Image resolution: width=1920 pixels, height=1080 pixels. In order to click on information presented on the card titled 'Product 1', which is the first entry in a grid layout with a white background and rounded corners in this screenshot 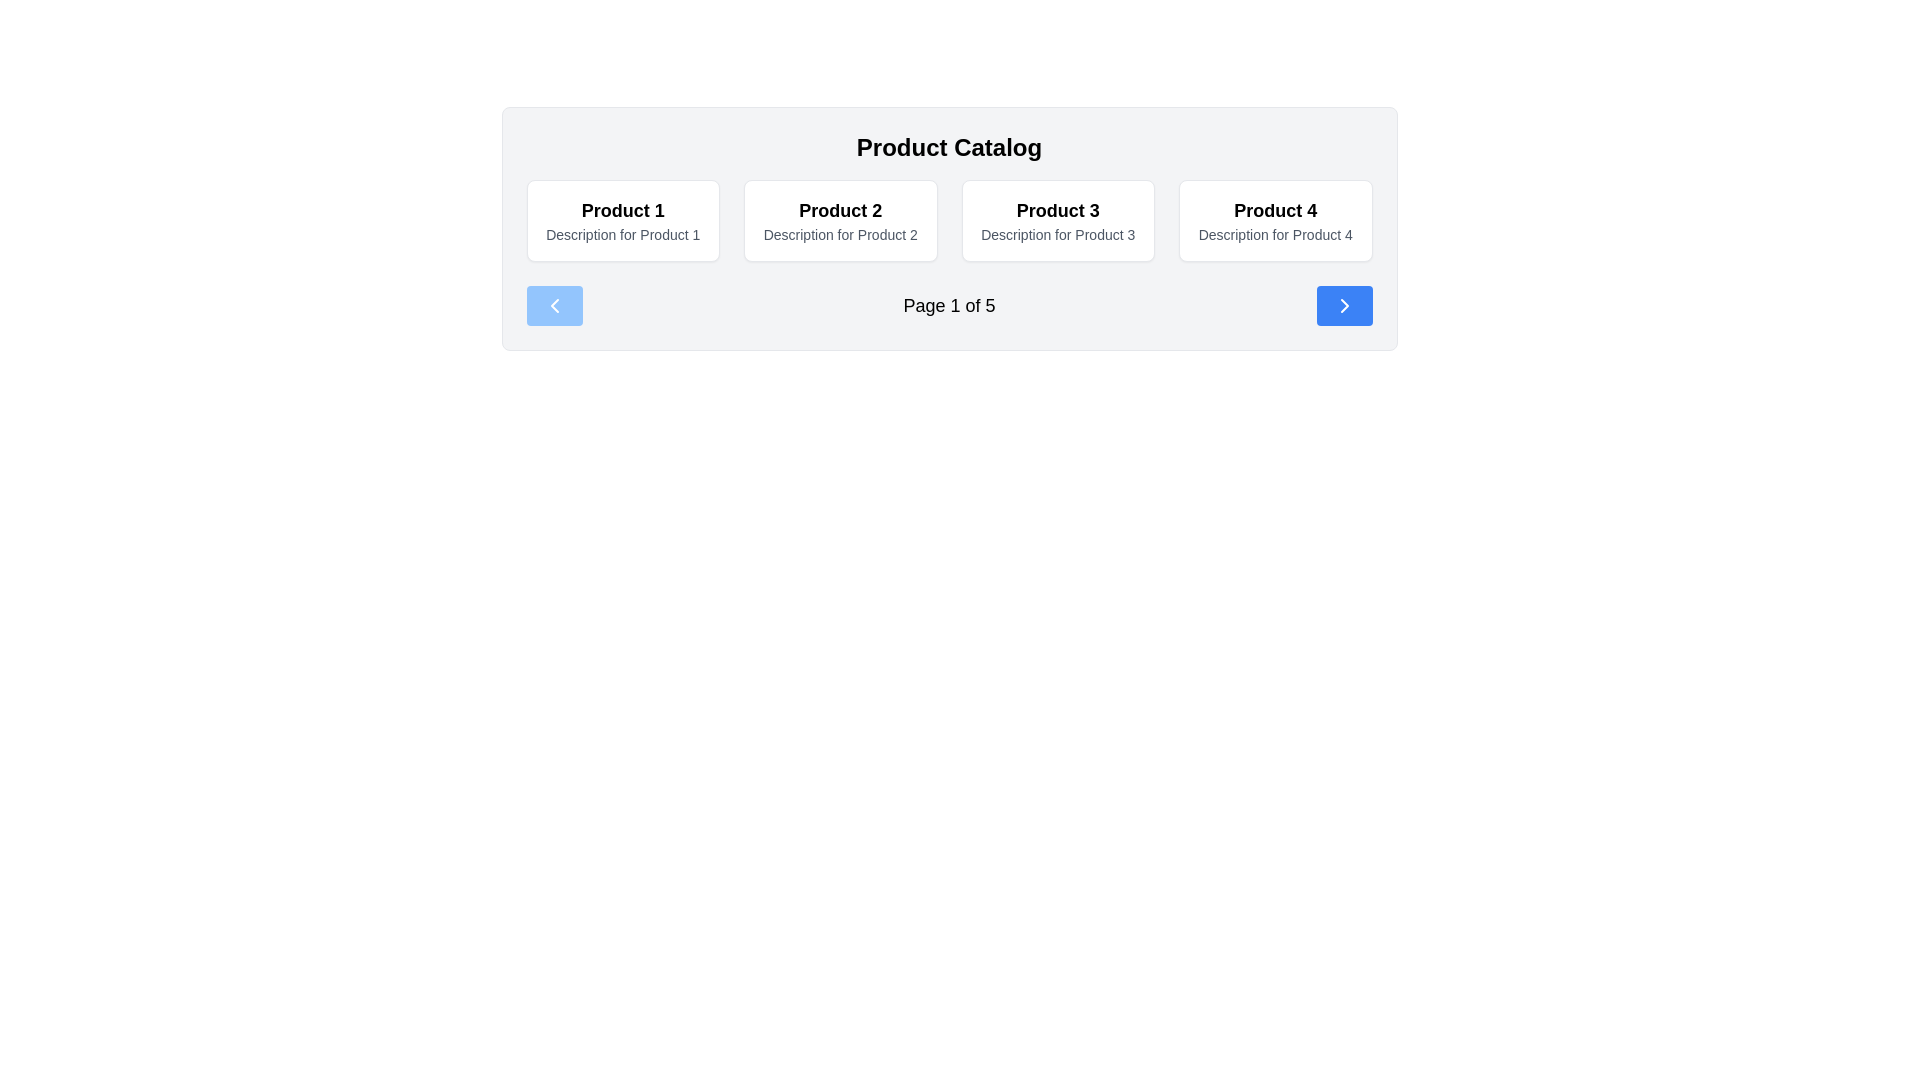, I will do `click(622, 220)`.